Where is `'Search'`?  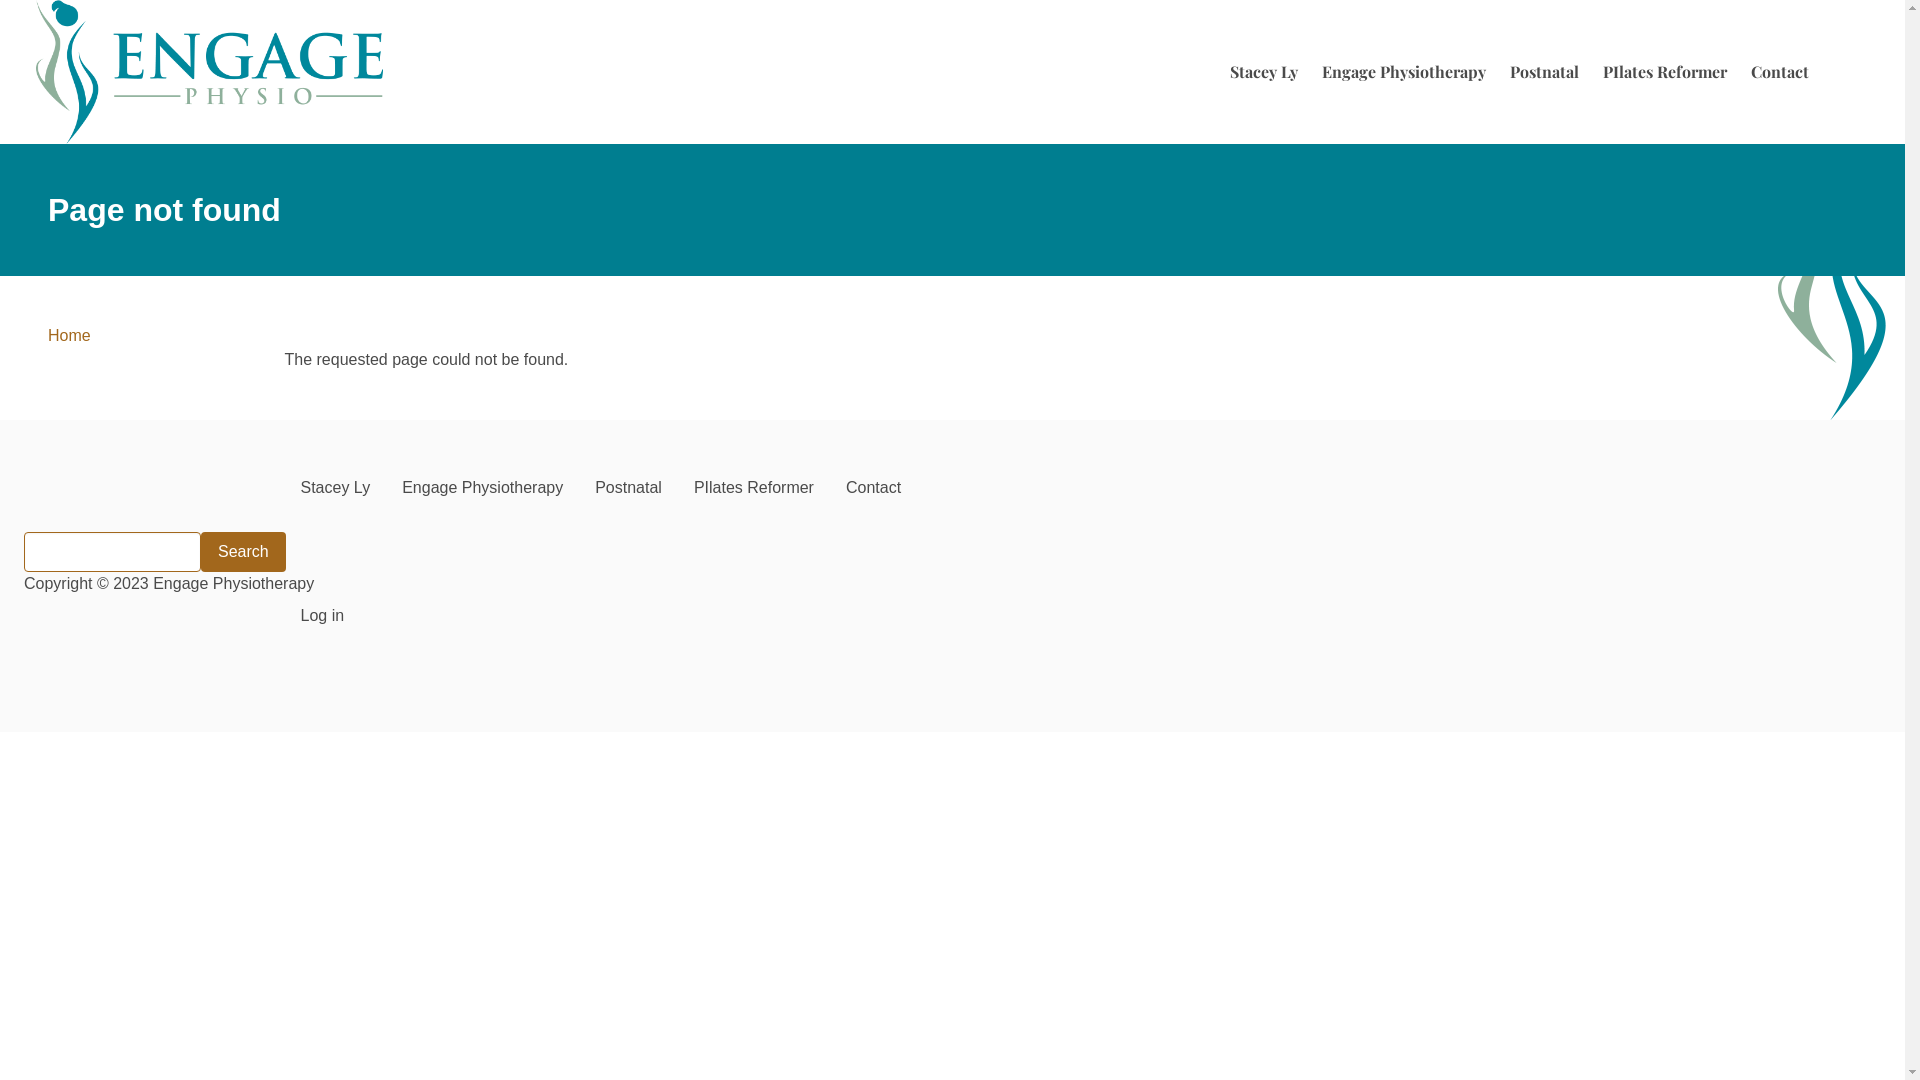
'Search' is located at coordinates (242, 551).